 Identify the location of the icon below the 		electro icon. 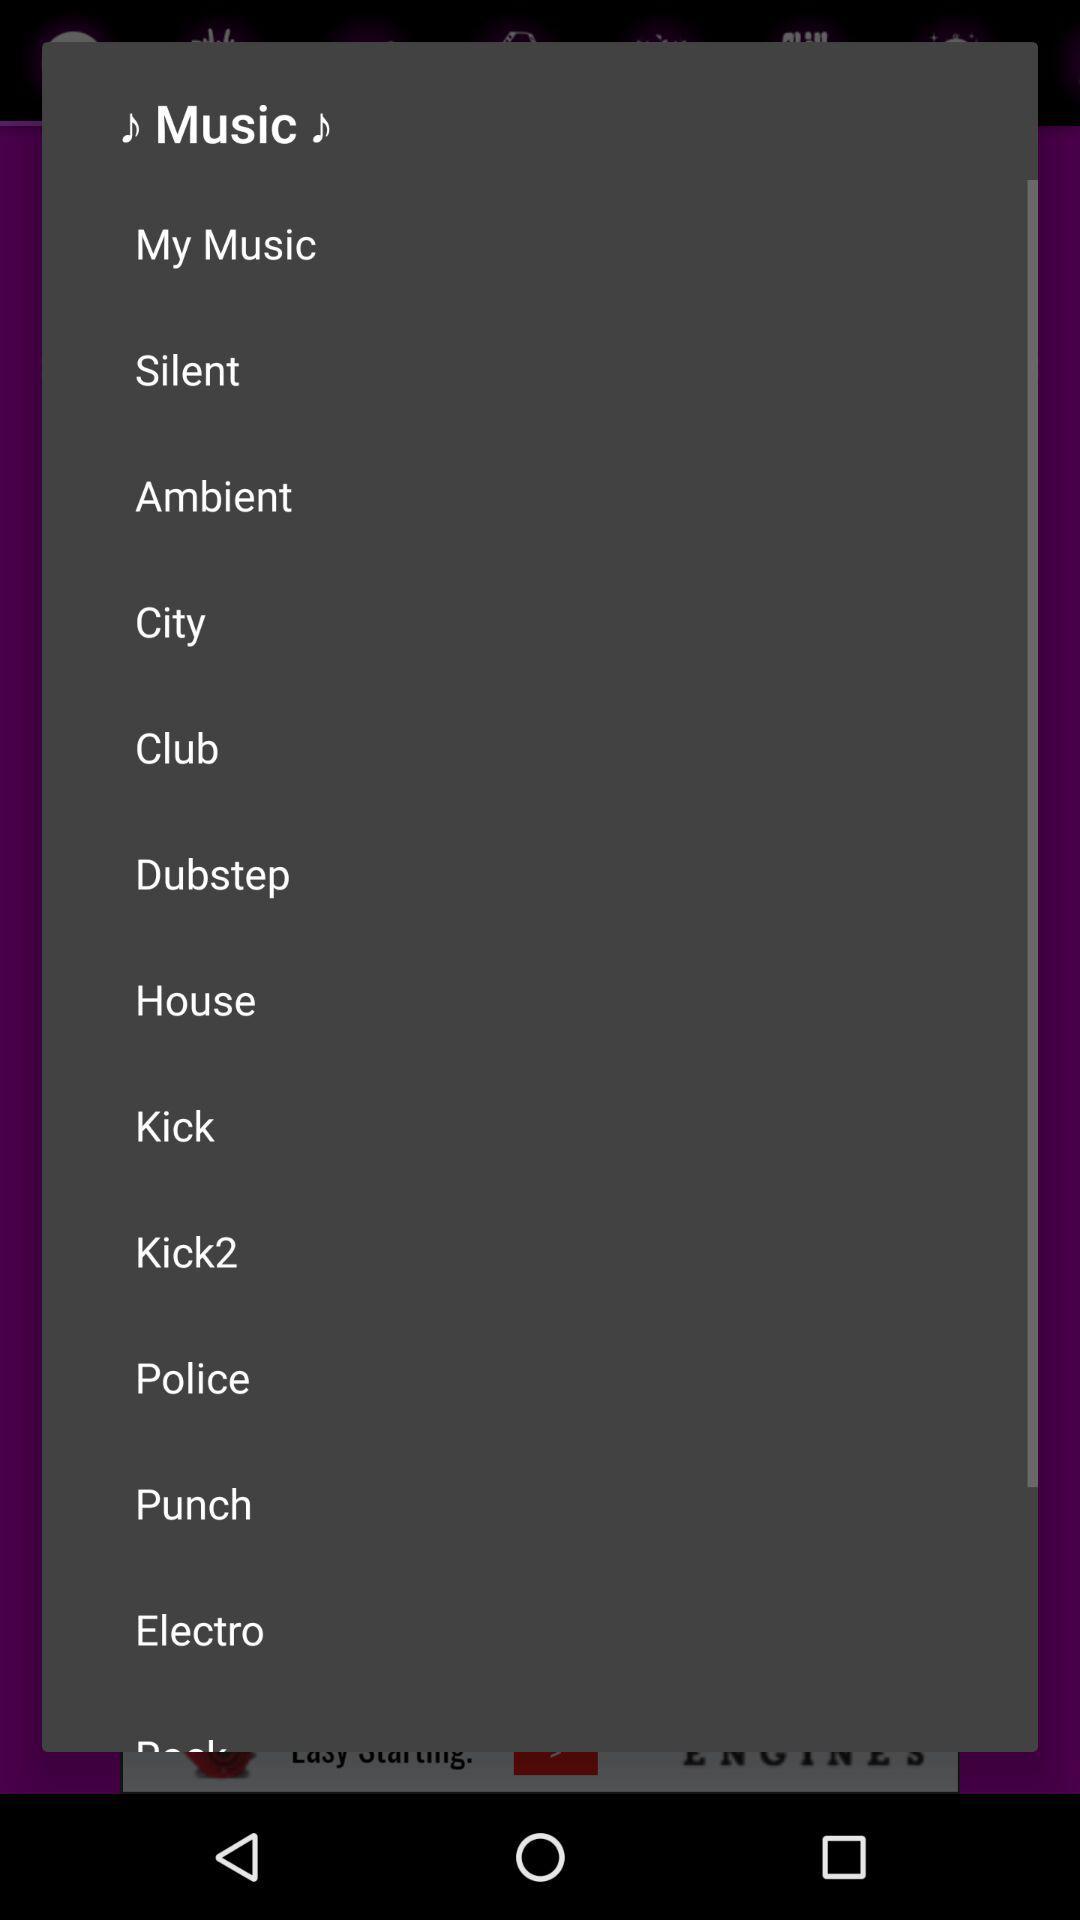
(540, 1721).